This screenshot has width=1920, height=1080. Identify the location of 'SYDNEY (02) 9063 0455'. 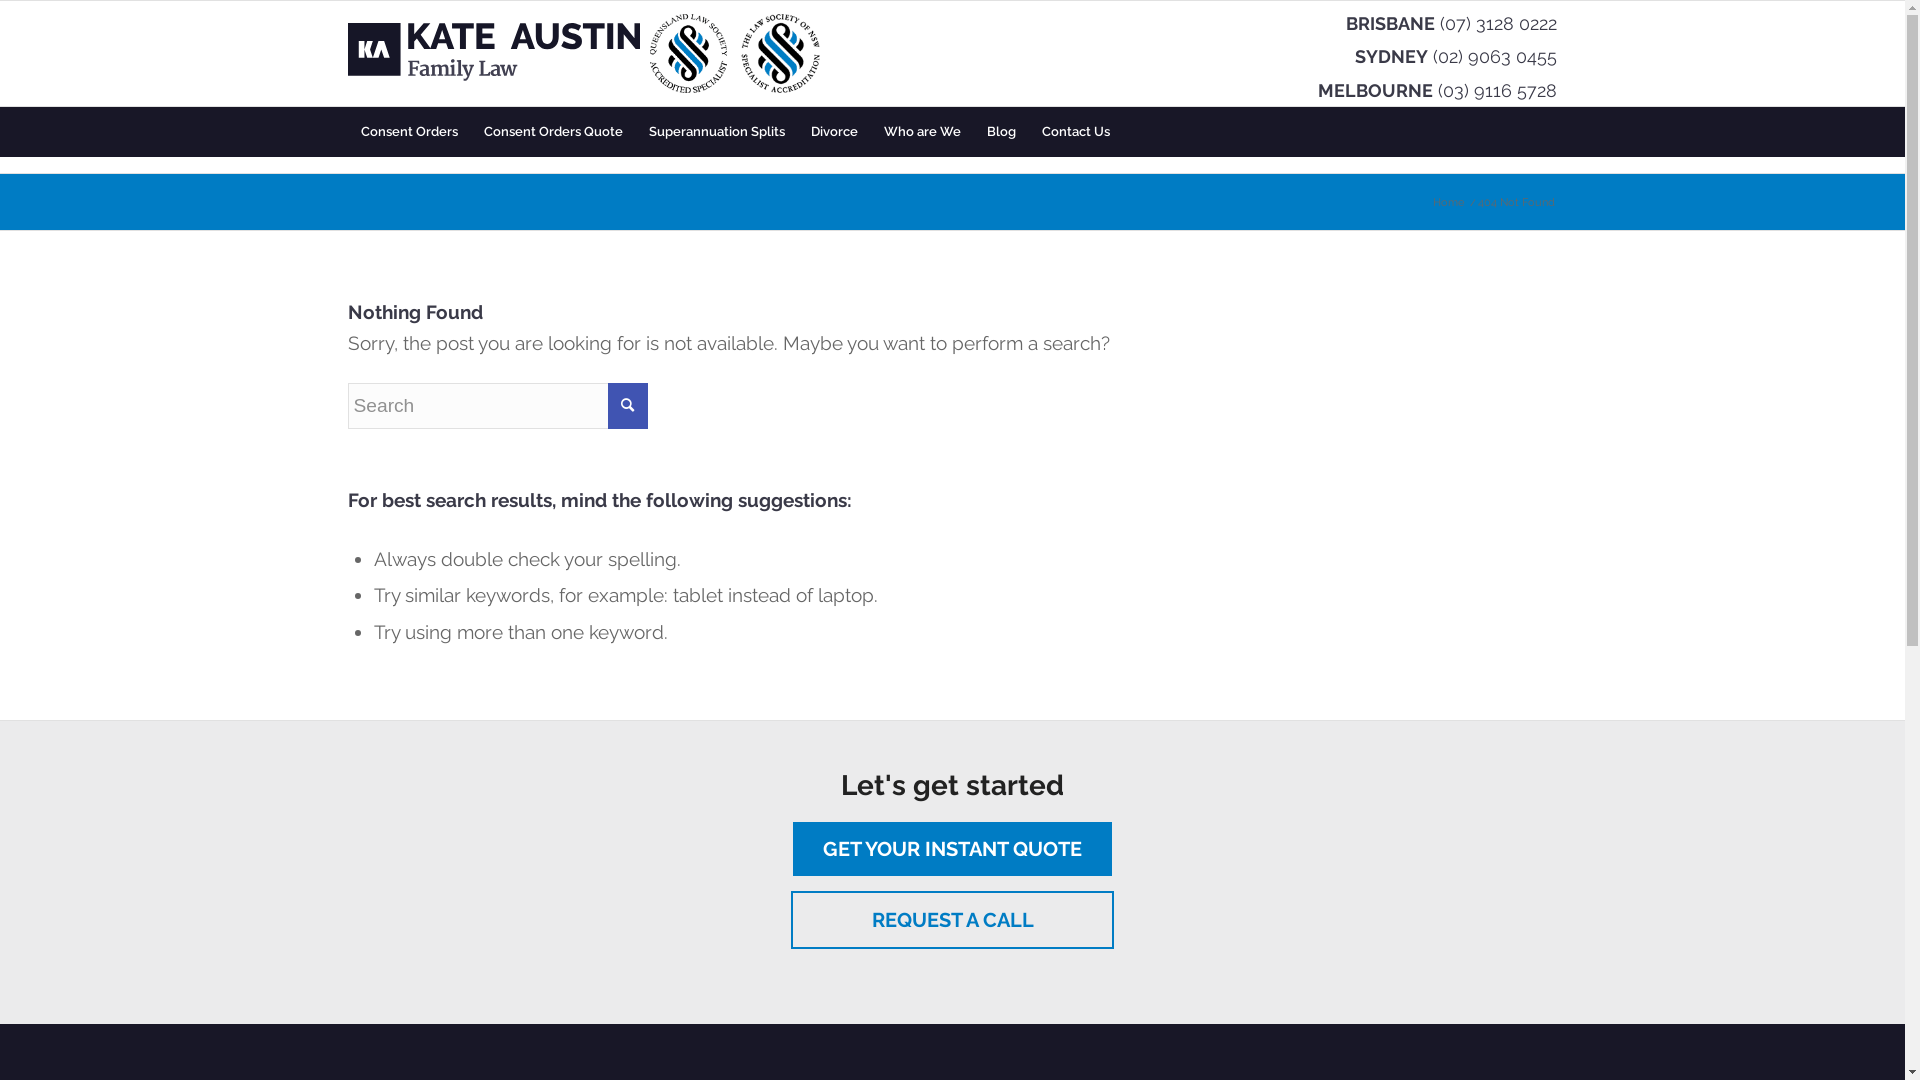
(1354, 54).